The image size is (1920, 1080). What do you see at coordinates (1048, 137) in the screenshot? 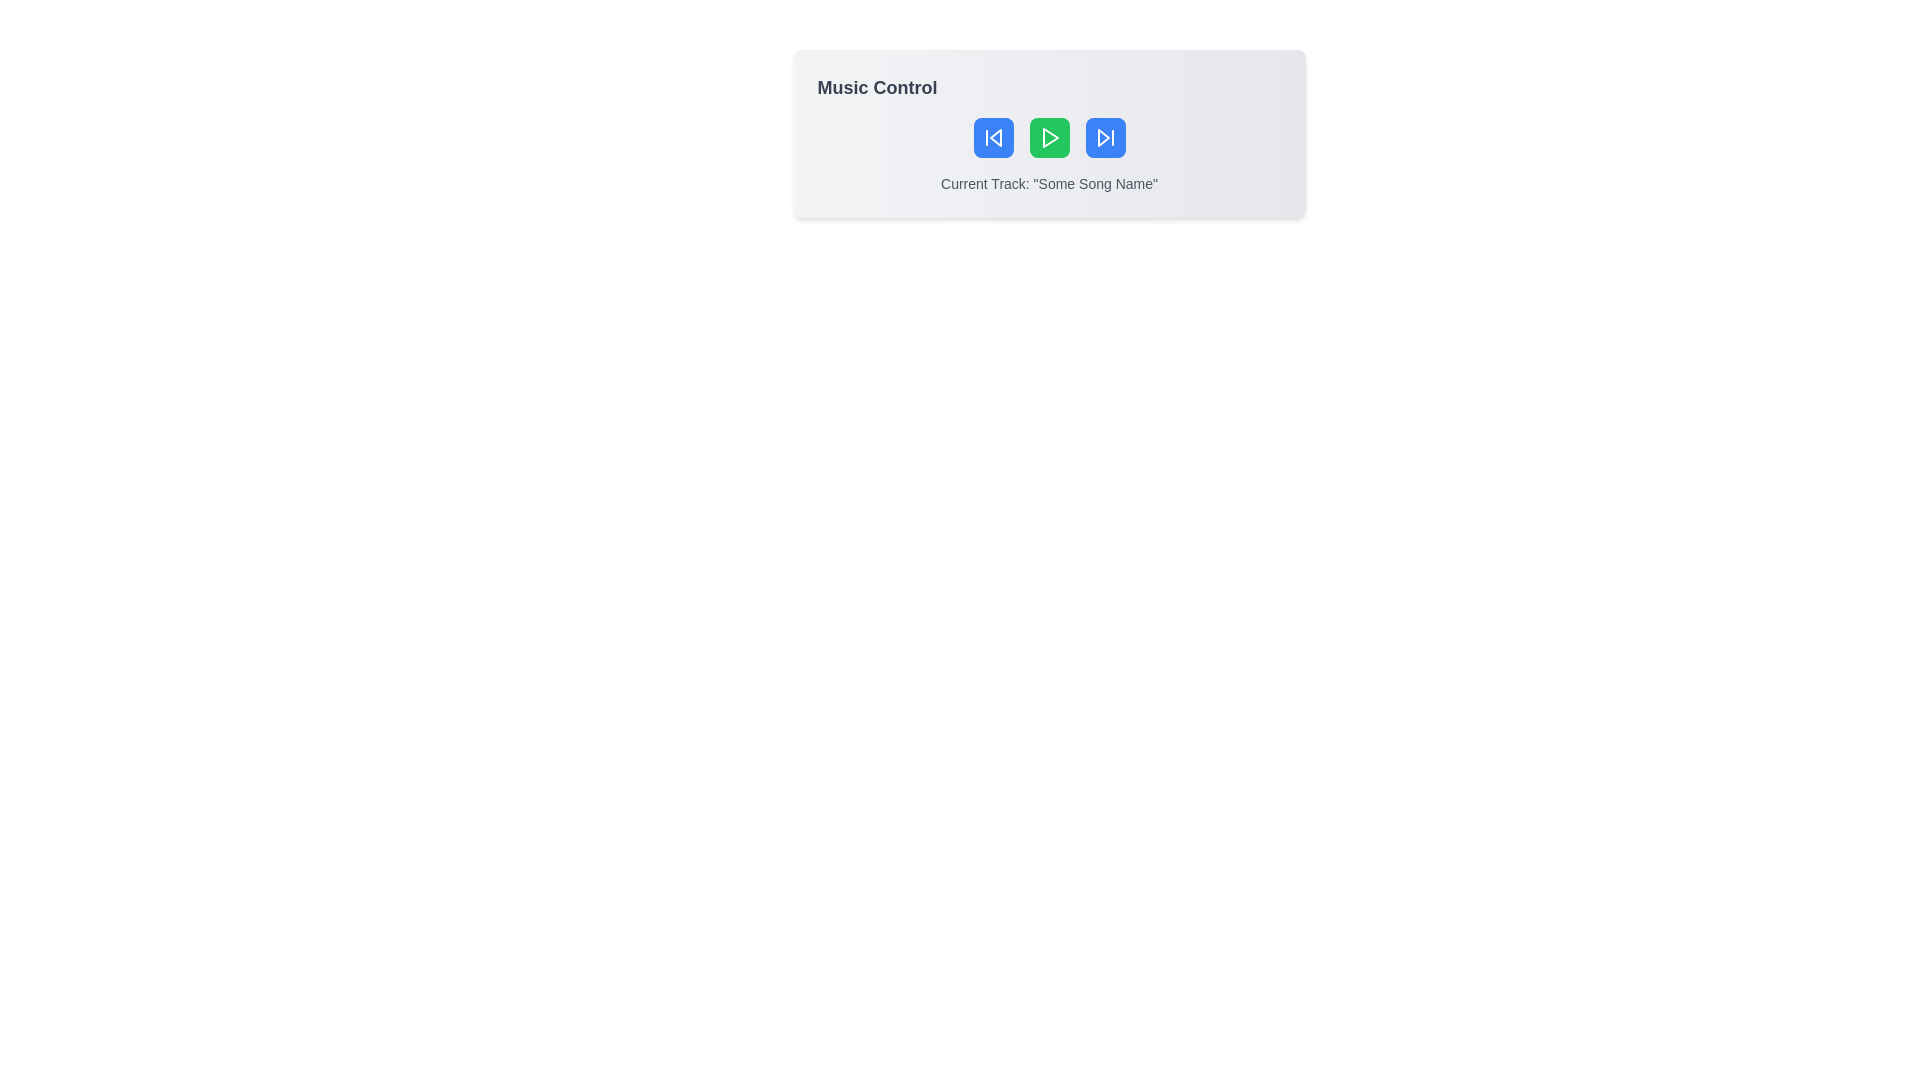
I see `the green play button with a white triangle icon, centrally located in the music control card, to initiate playback` at bounding box center [1048, 137].